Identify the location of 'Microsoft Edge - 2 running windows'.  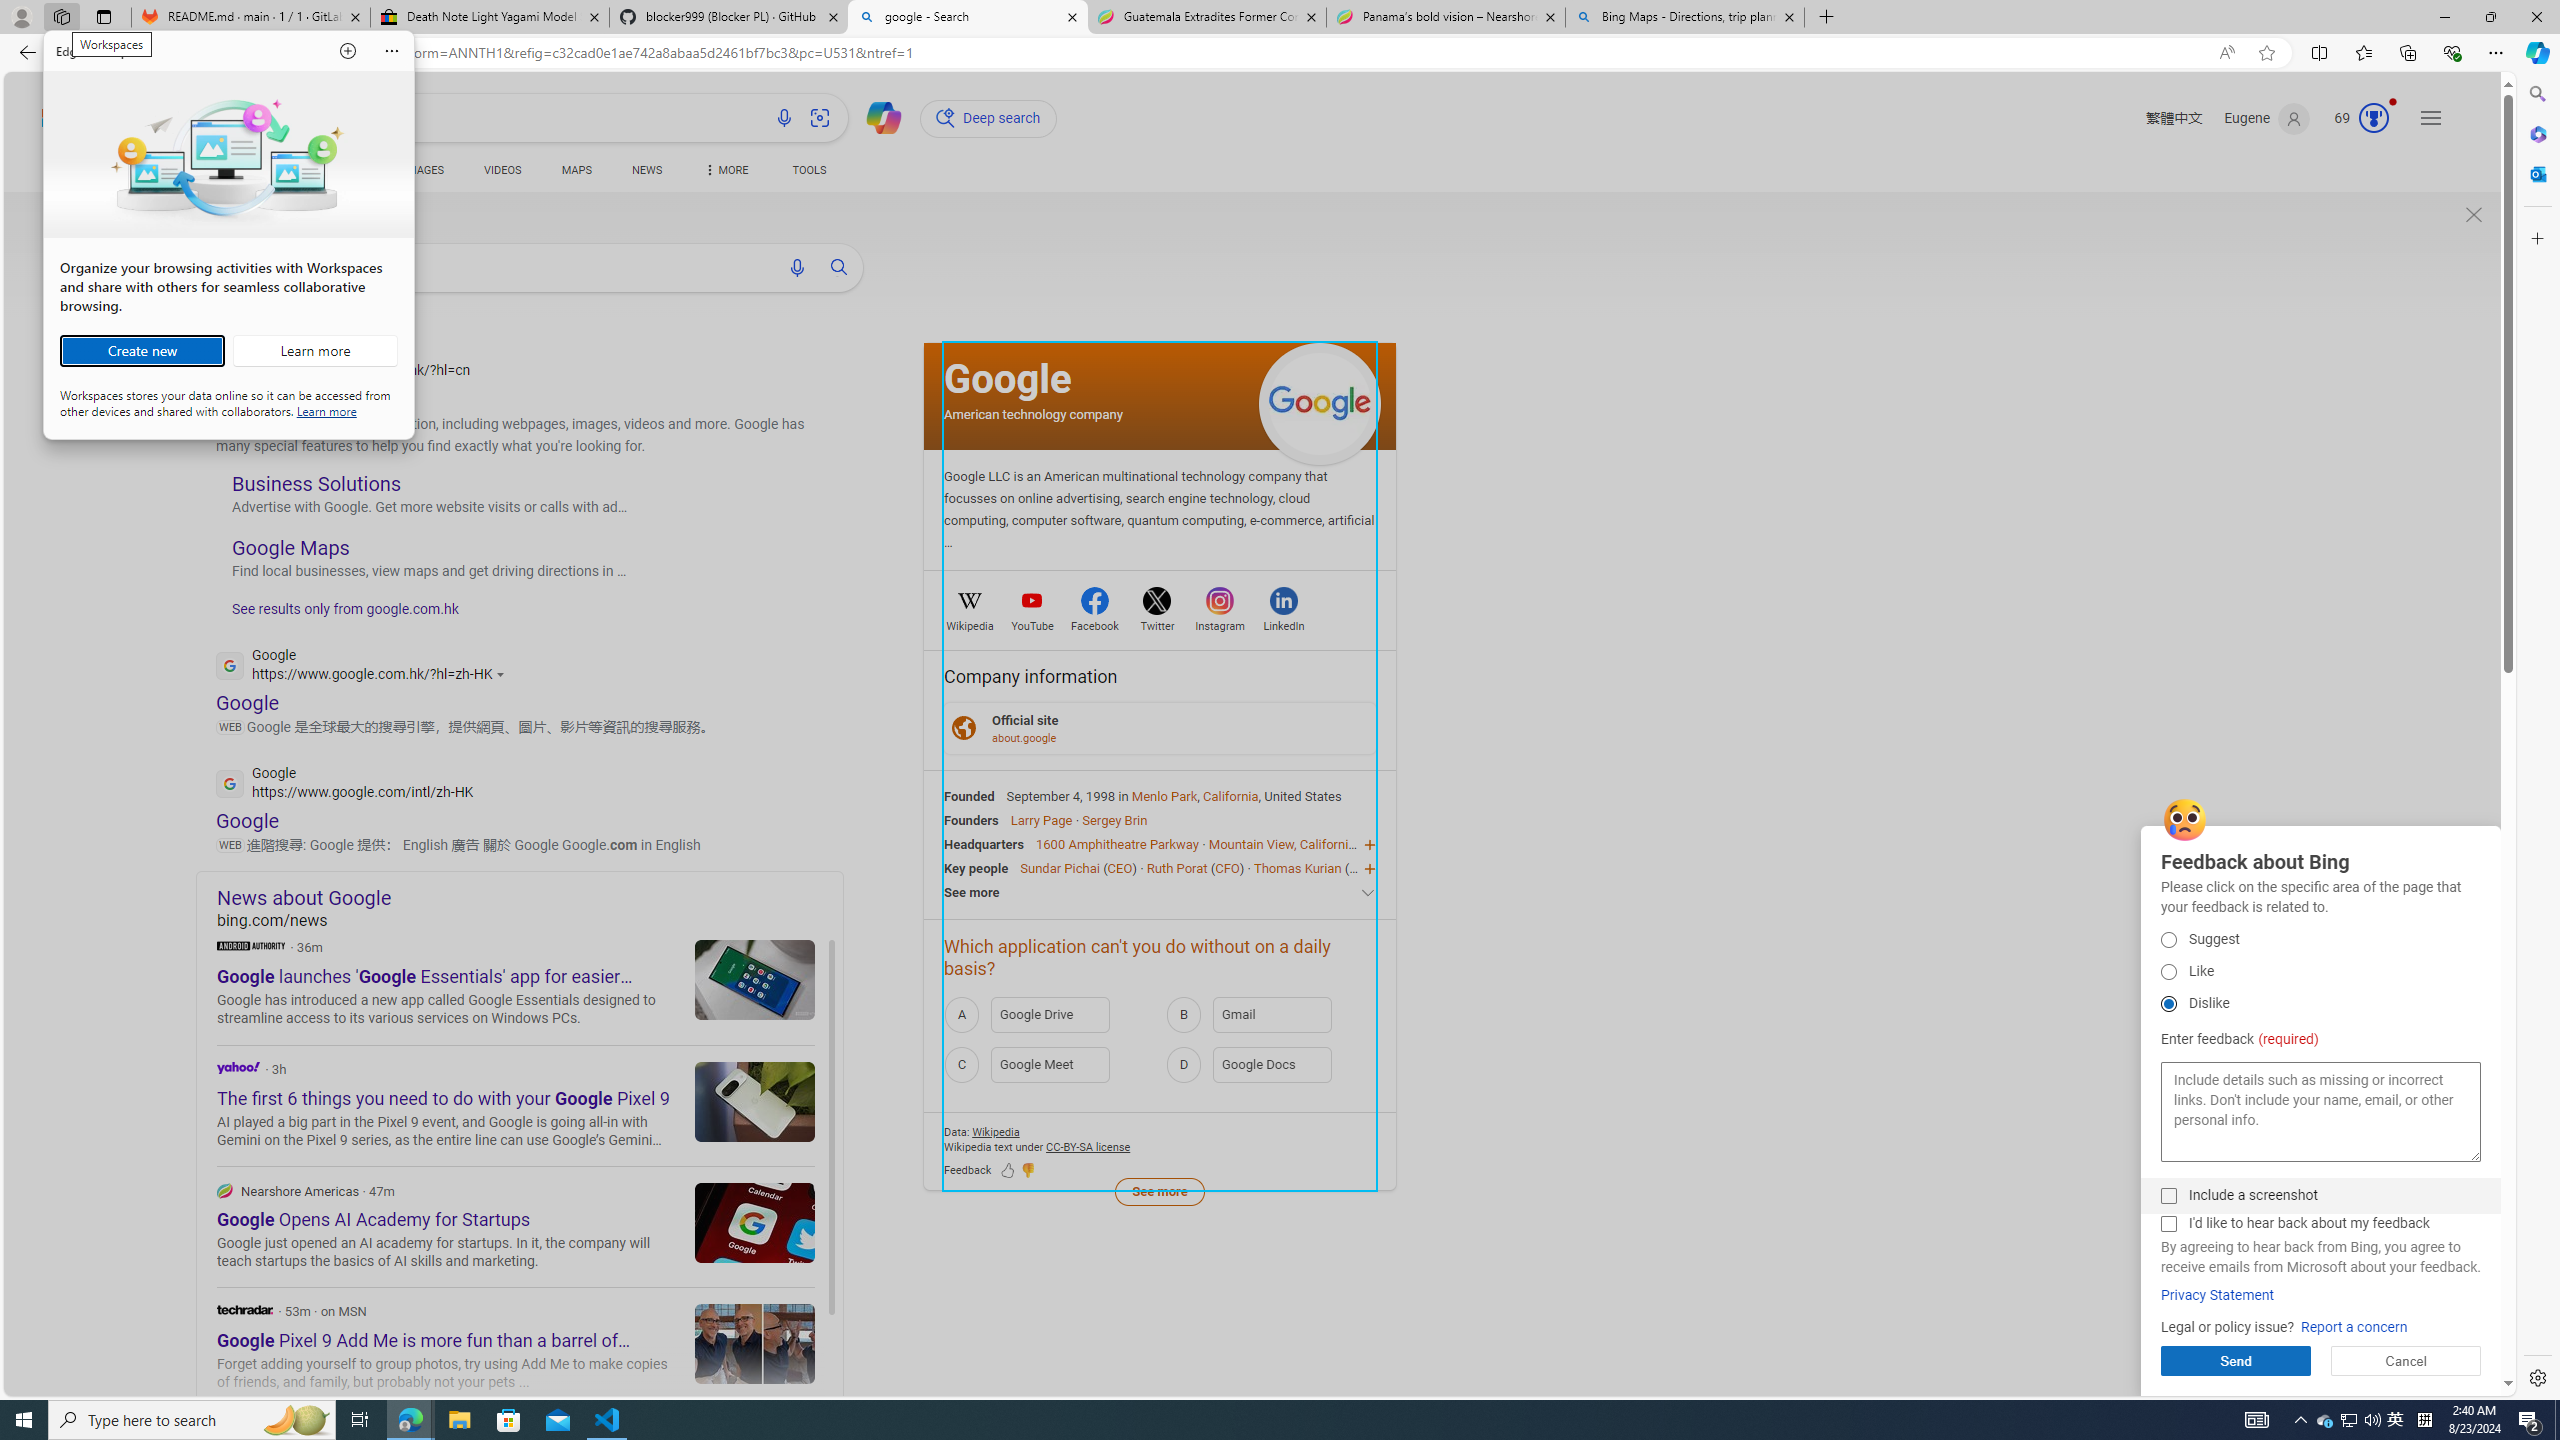
(409, 1418).